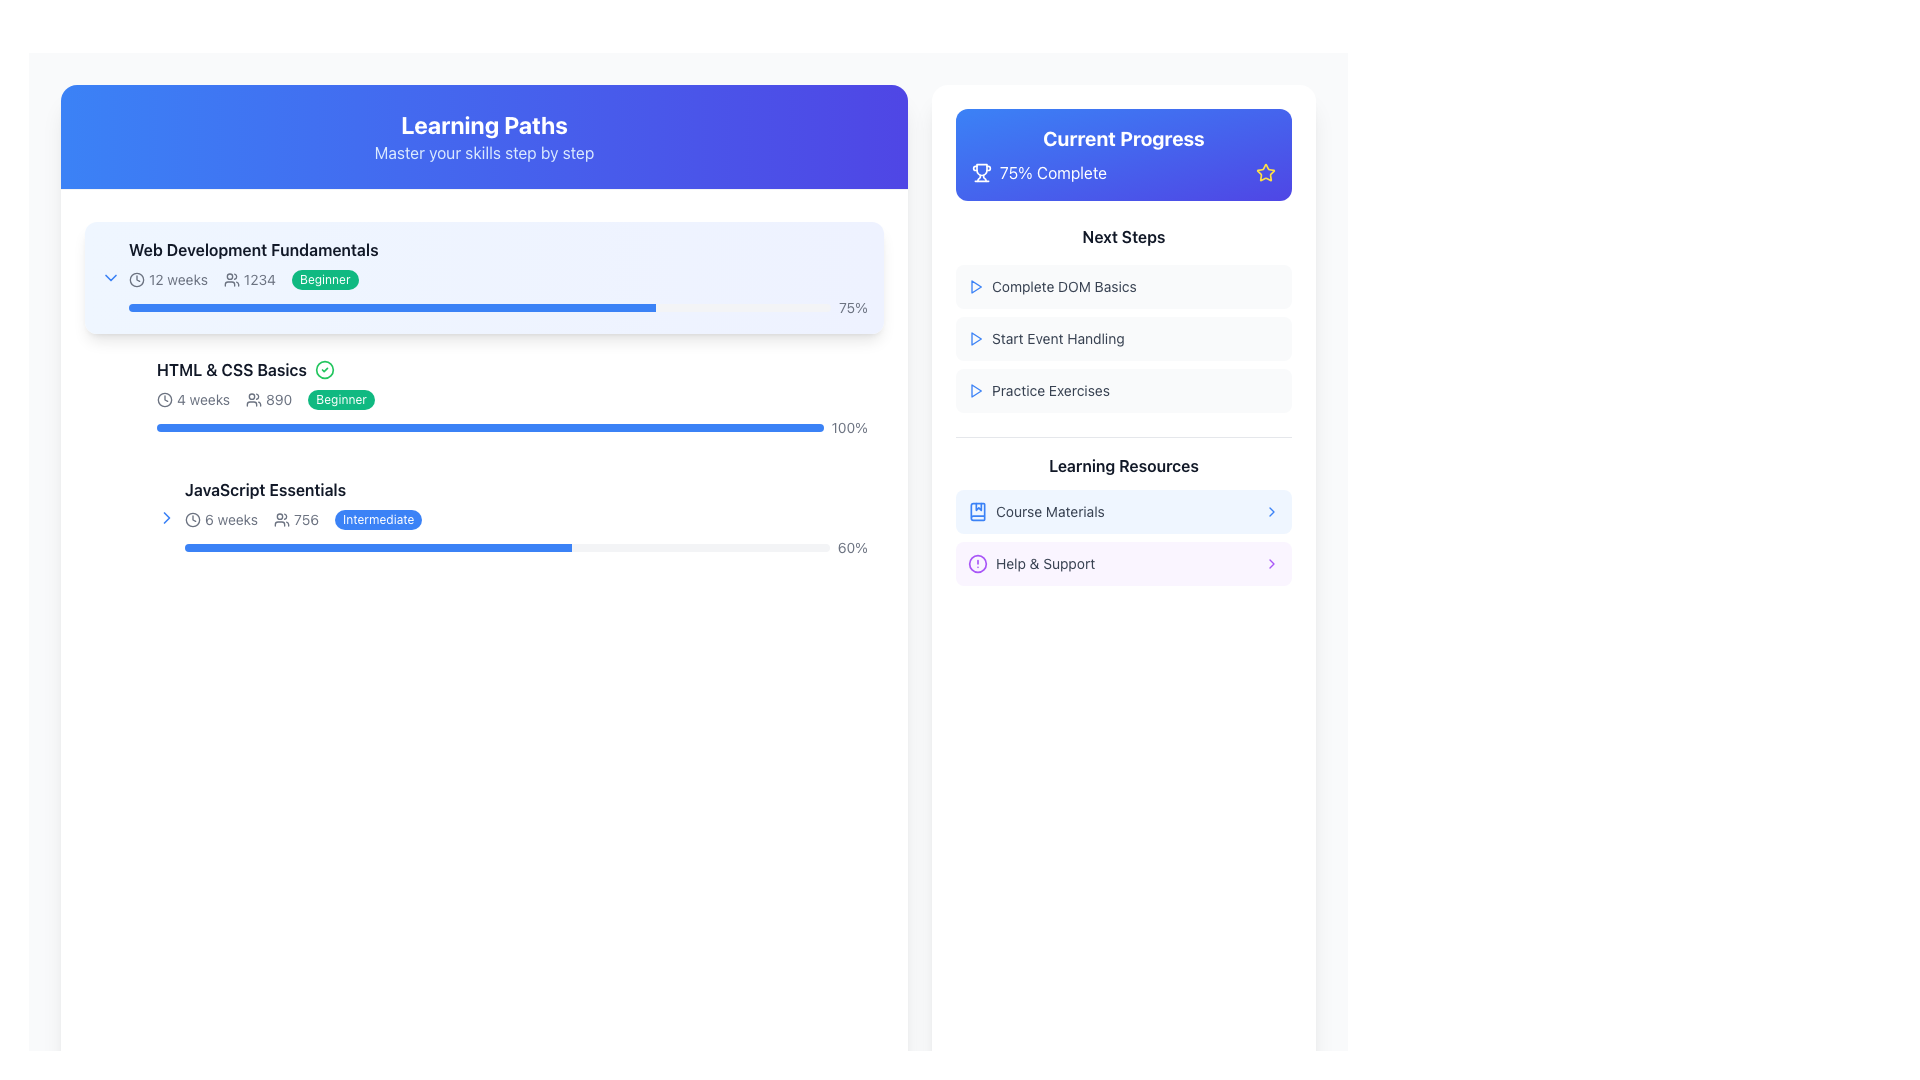 Image resolution: width=1920 pixels, height=1080 pixels. I want to click on the circular outline in the clock icon that visually indicates the duration of '12 weeks' in the 'Web Development Fundamentals' section, so click(164, 400).